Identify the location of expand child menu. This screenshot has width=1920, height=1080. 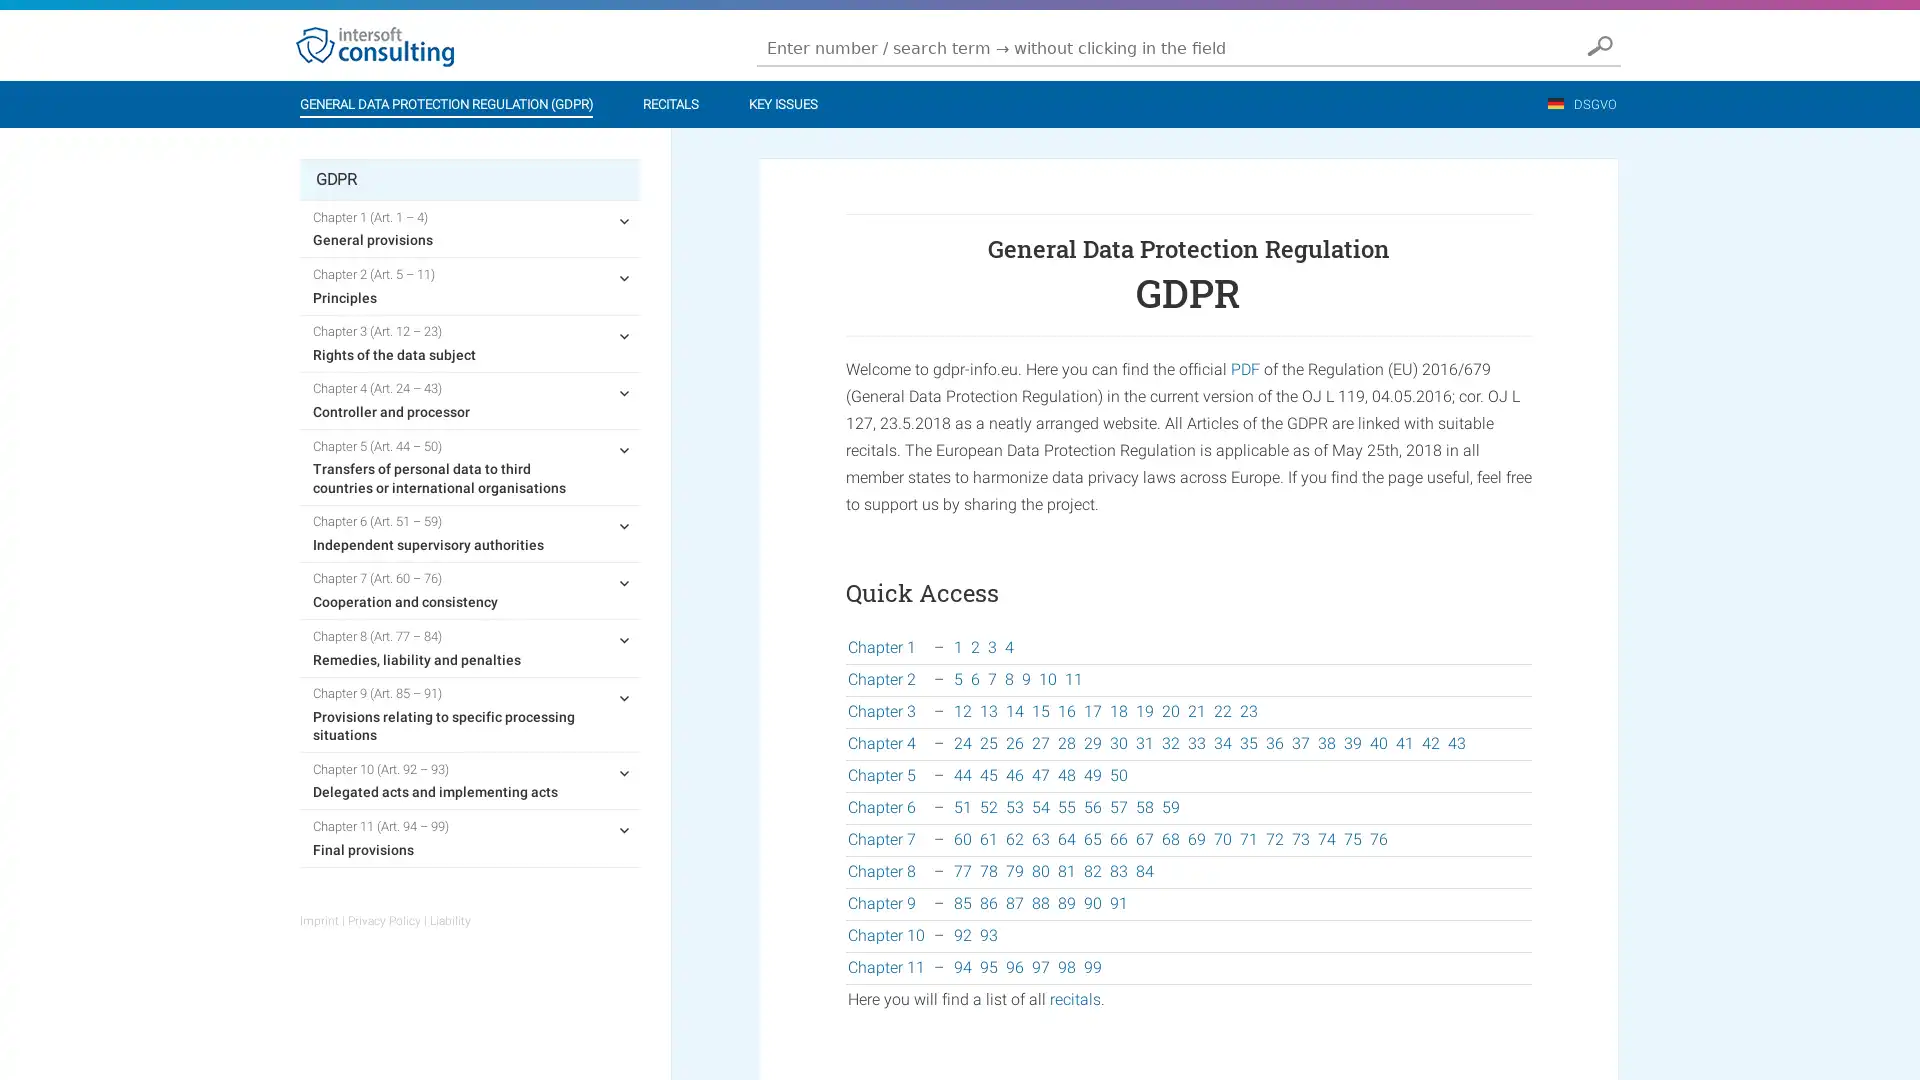
(623, 523).